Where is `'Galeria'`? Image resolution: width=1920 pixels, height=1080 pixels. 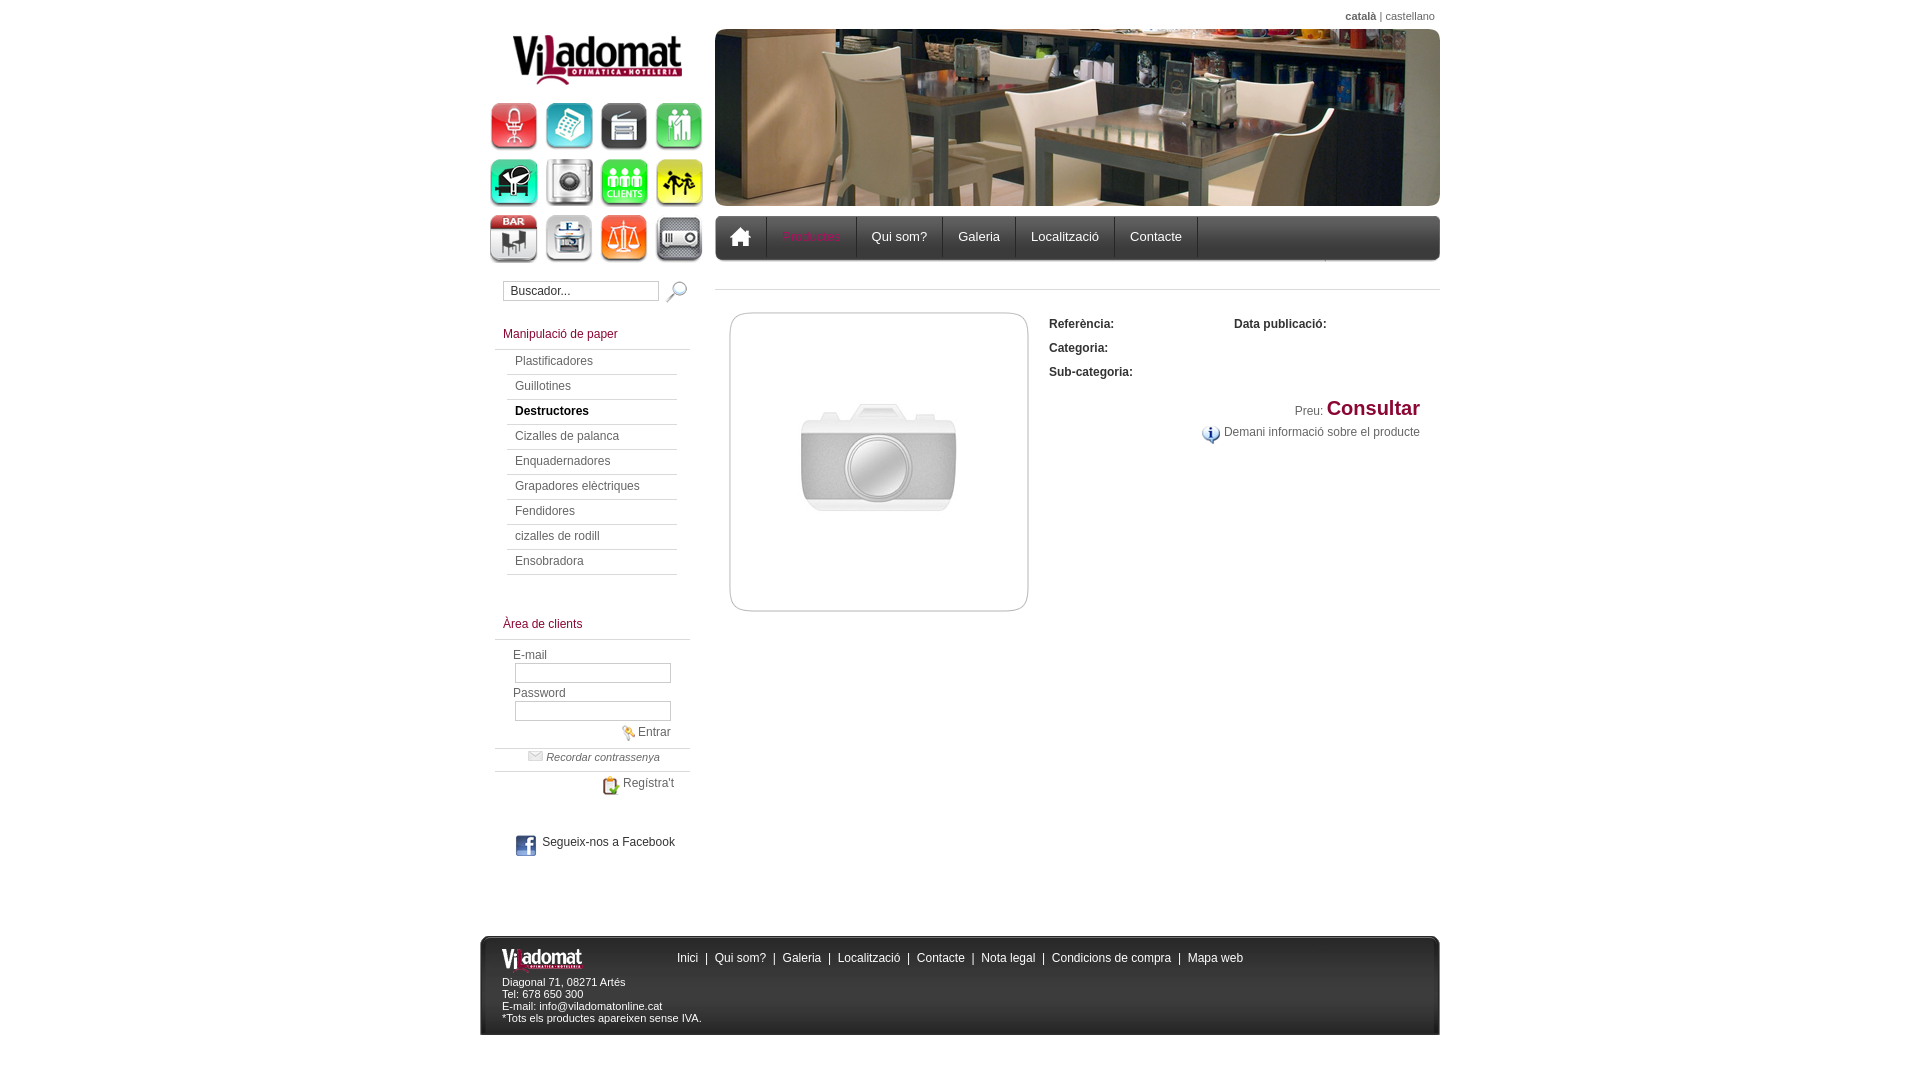 'Galeria' is located at coordinates (802, 956).